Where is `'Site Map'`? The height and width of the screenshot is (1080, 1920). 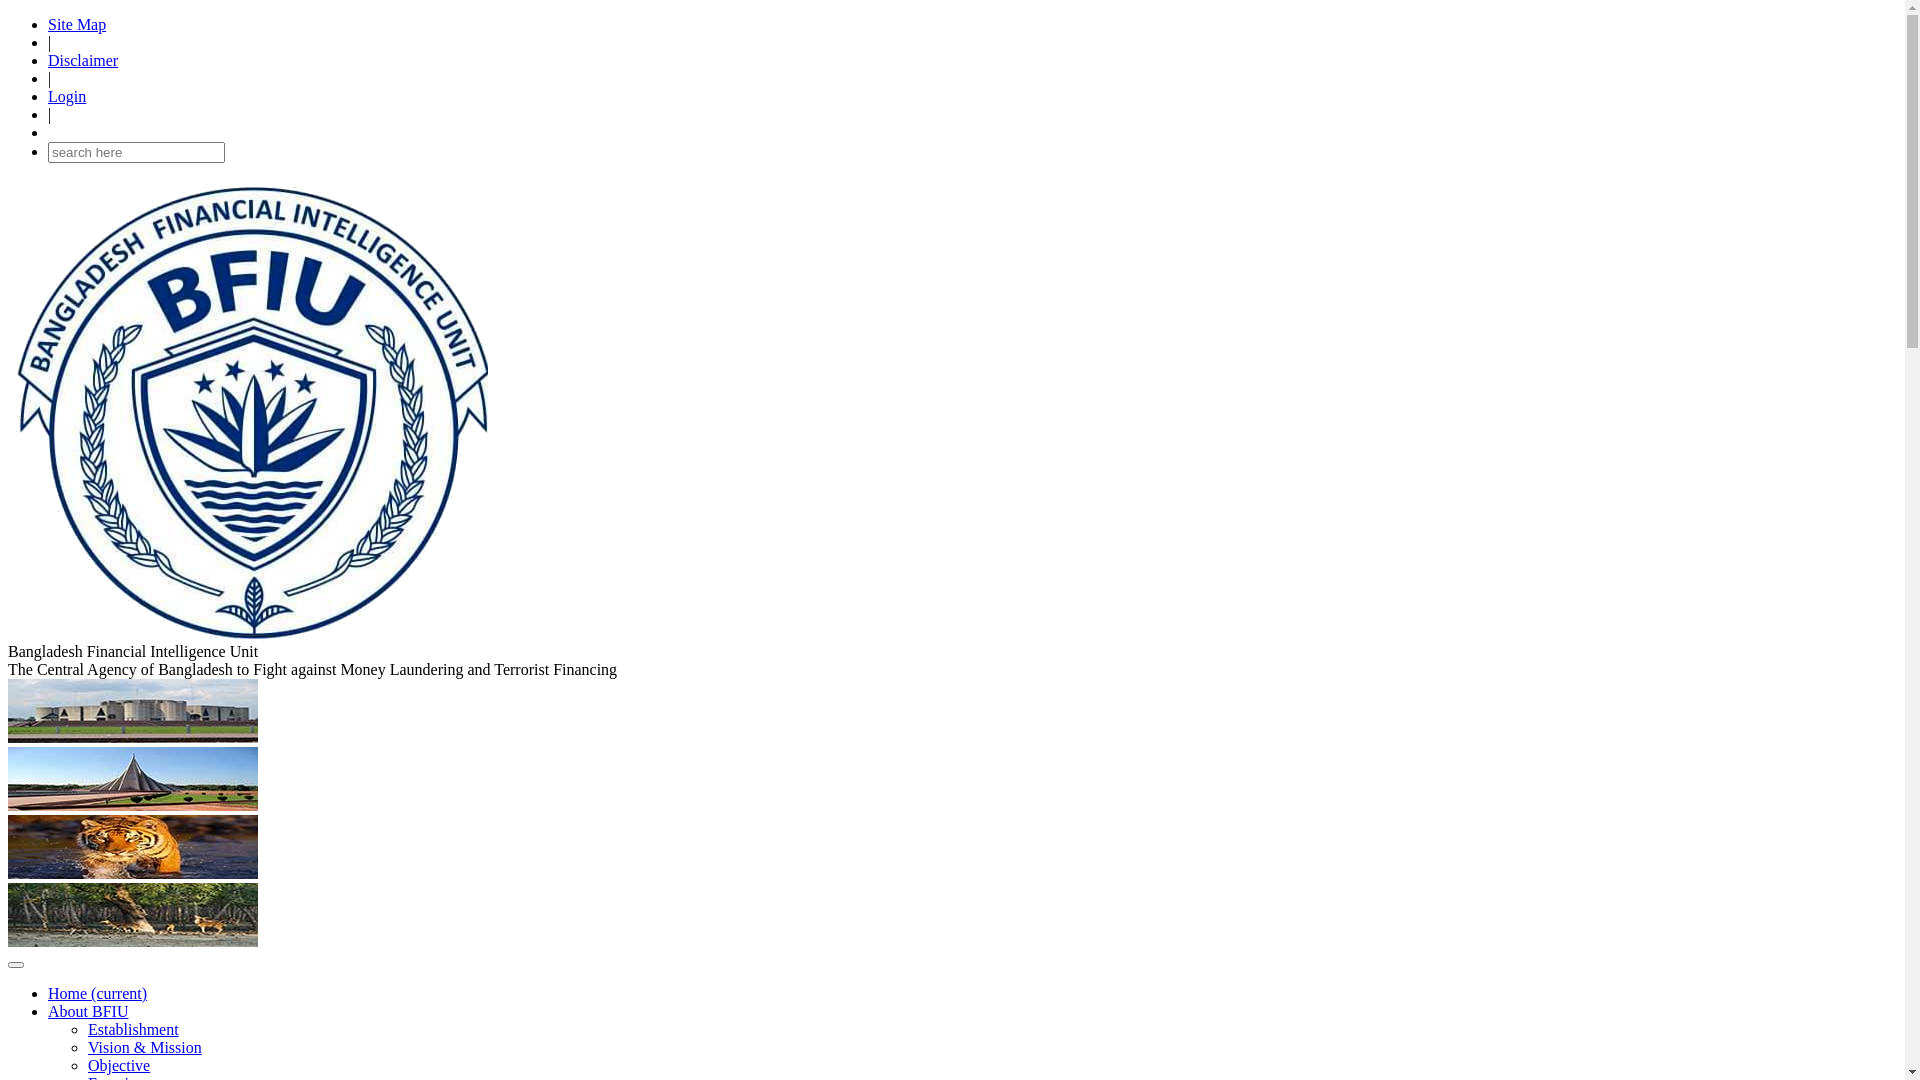
'Site Map' is located at coordinates (76, 24).